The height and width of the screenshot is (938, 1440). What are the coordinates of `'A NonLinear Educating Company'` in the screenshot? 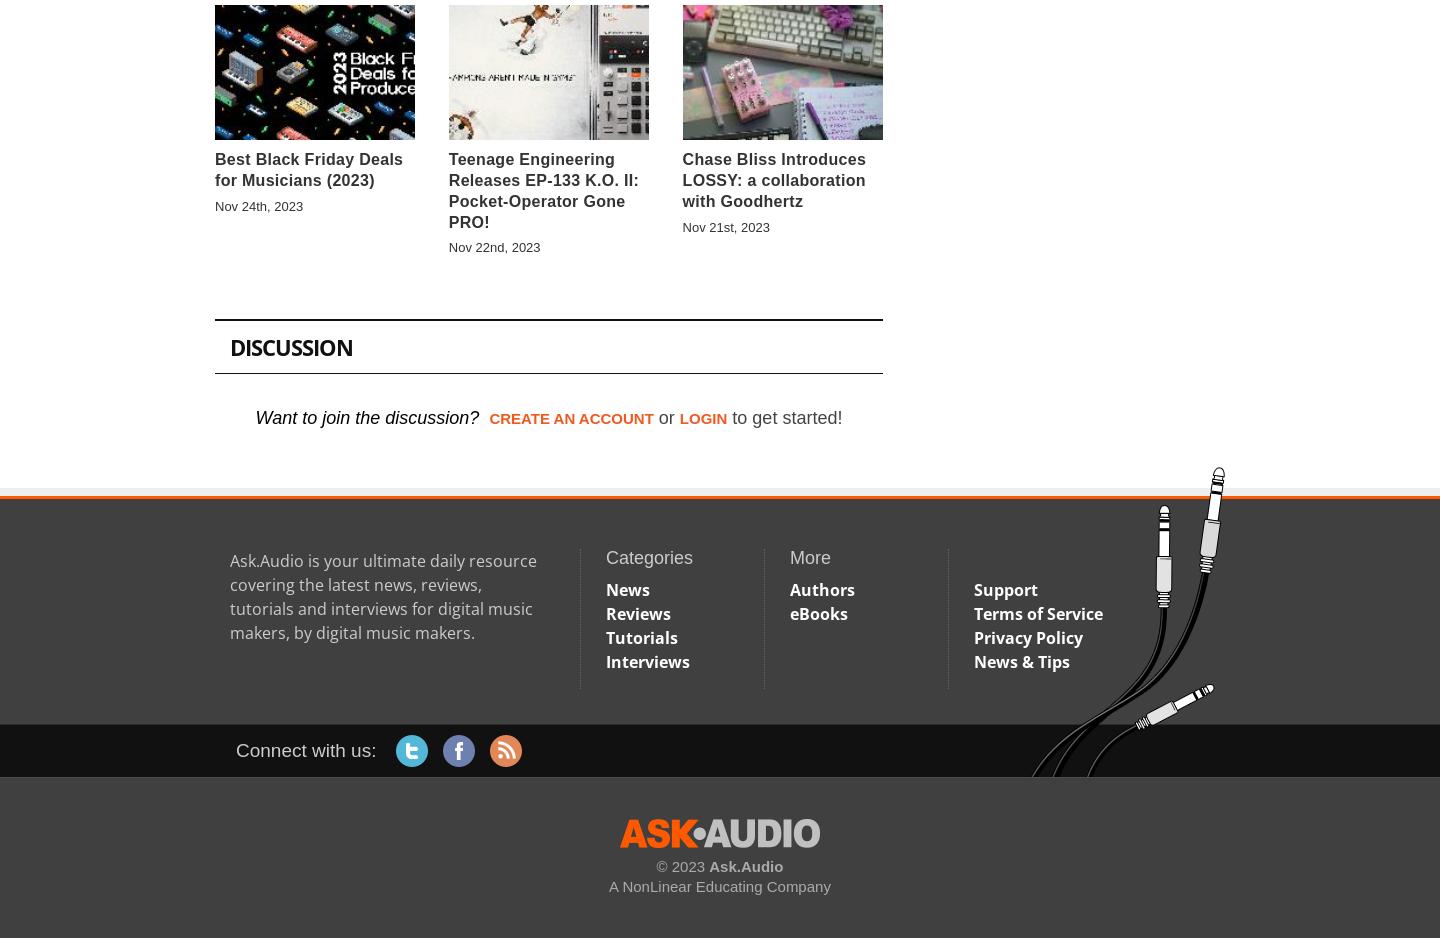 It's located at (719, 886).